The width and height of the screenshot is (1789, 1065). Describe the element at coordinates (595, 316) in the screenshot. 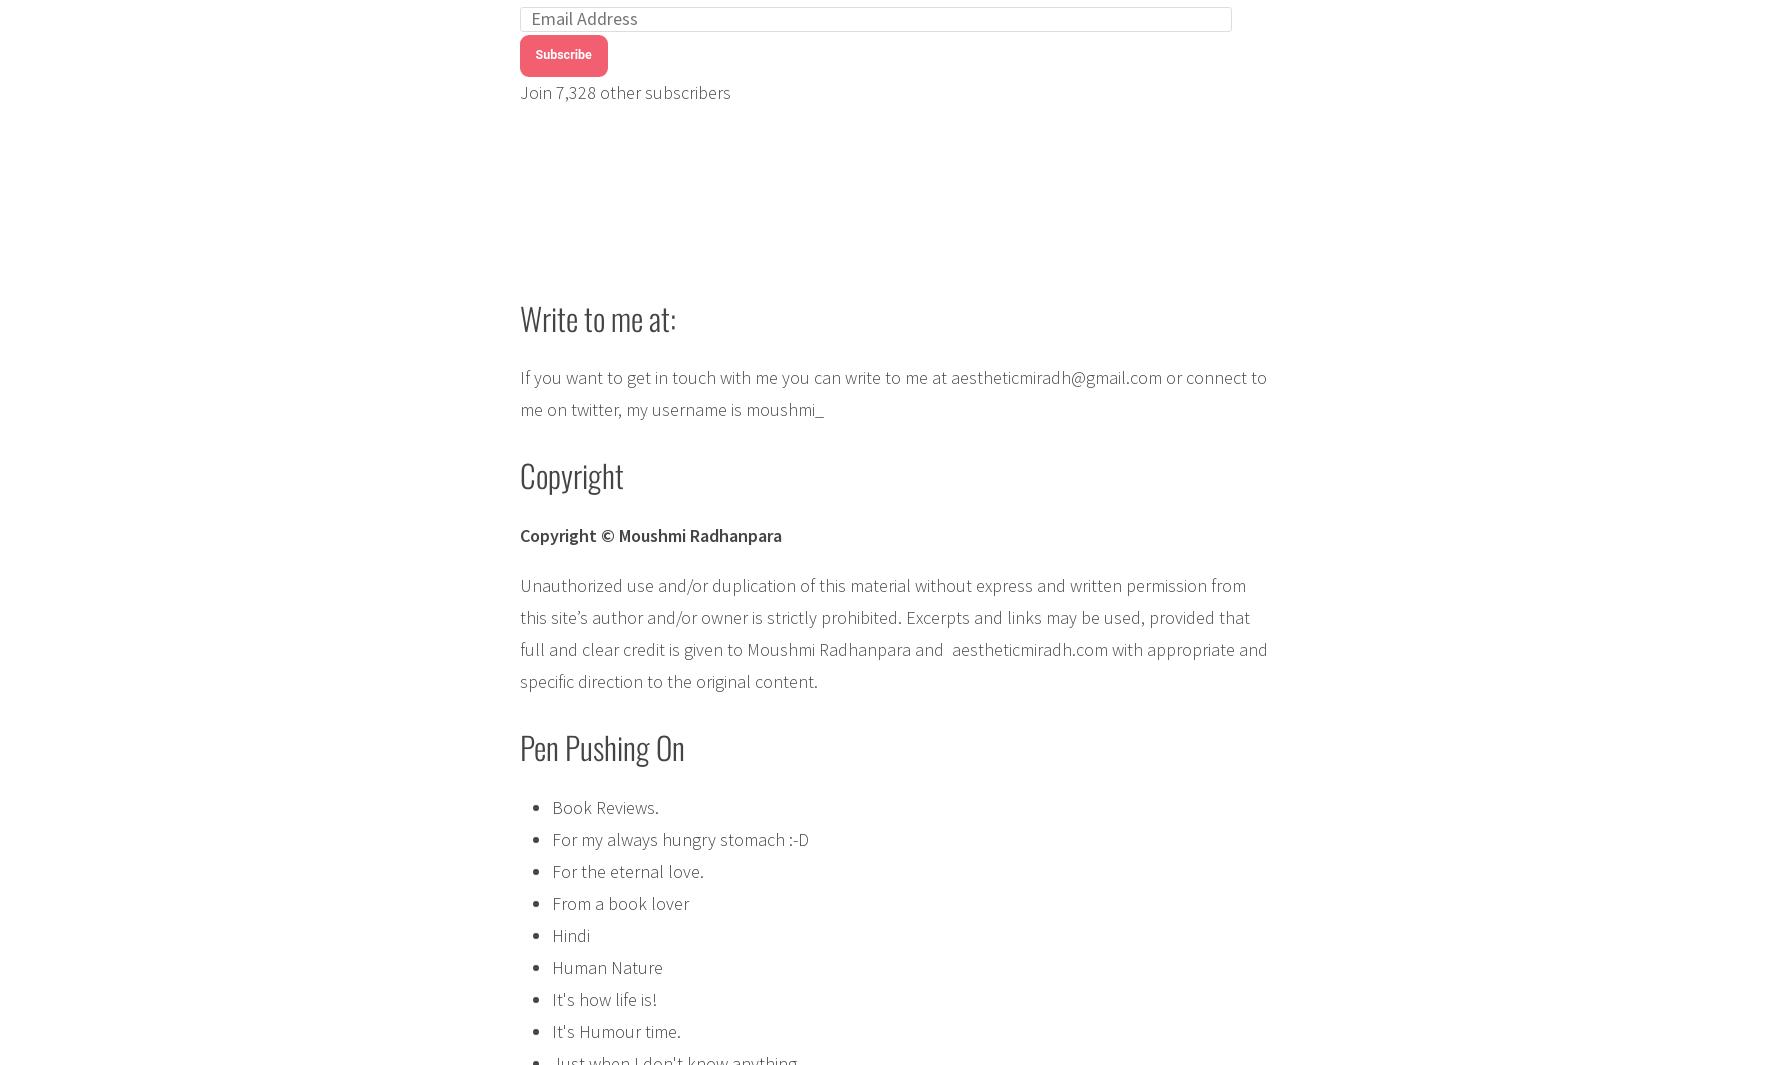

I see `'Write to me at:'` at that location.